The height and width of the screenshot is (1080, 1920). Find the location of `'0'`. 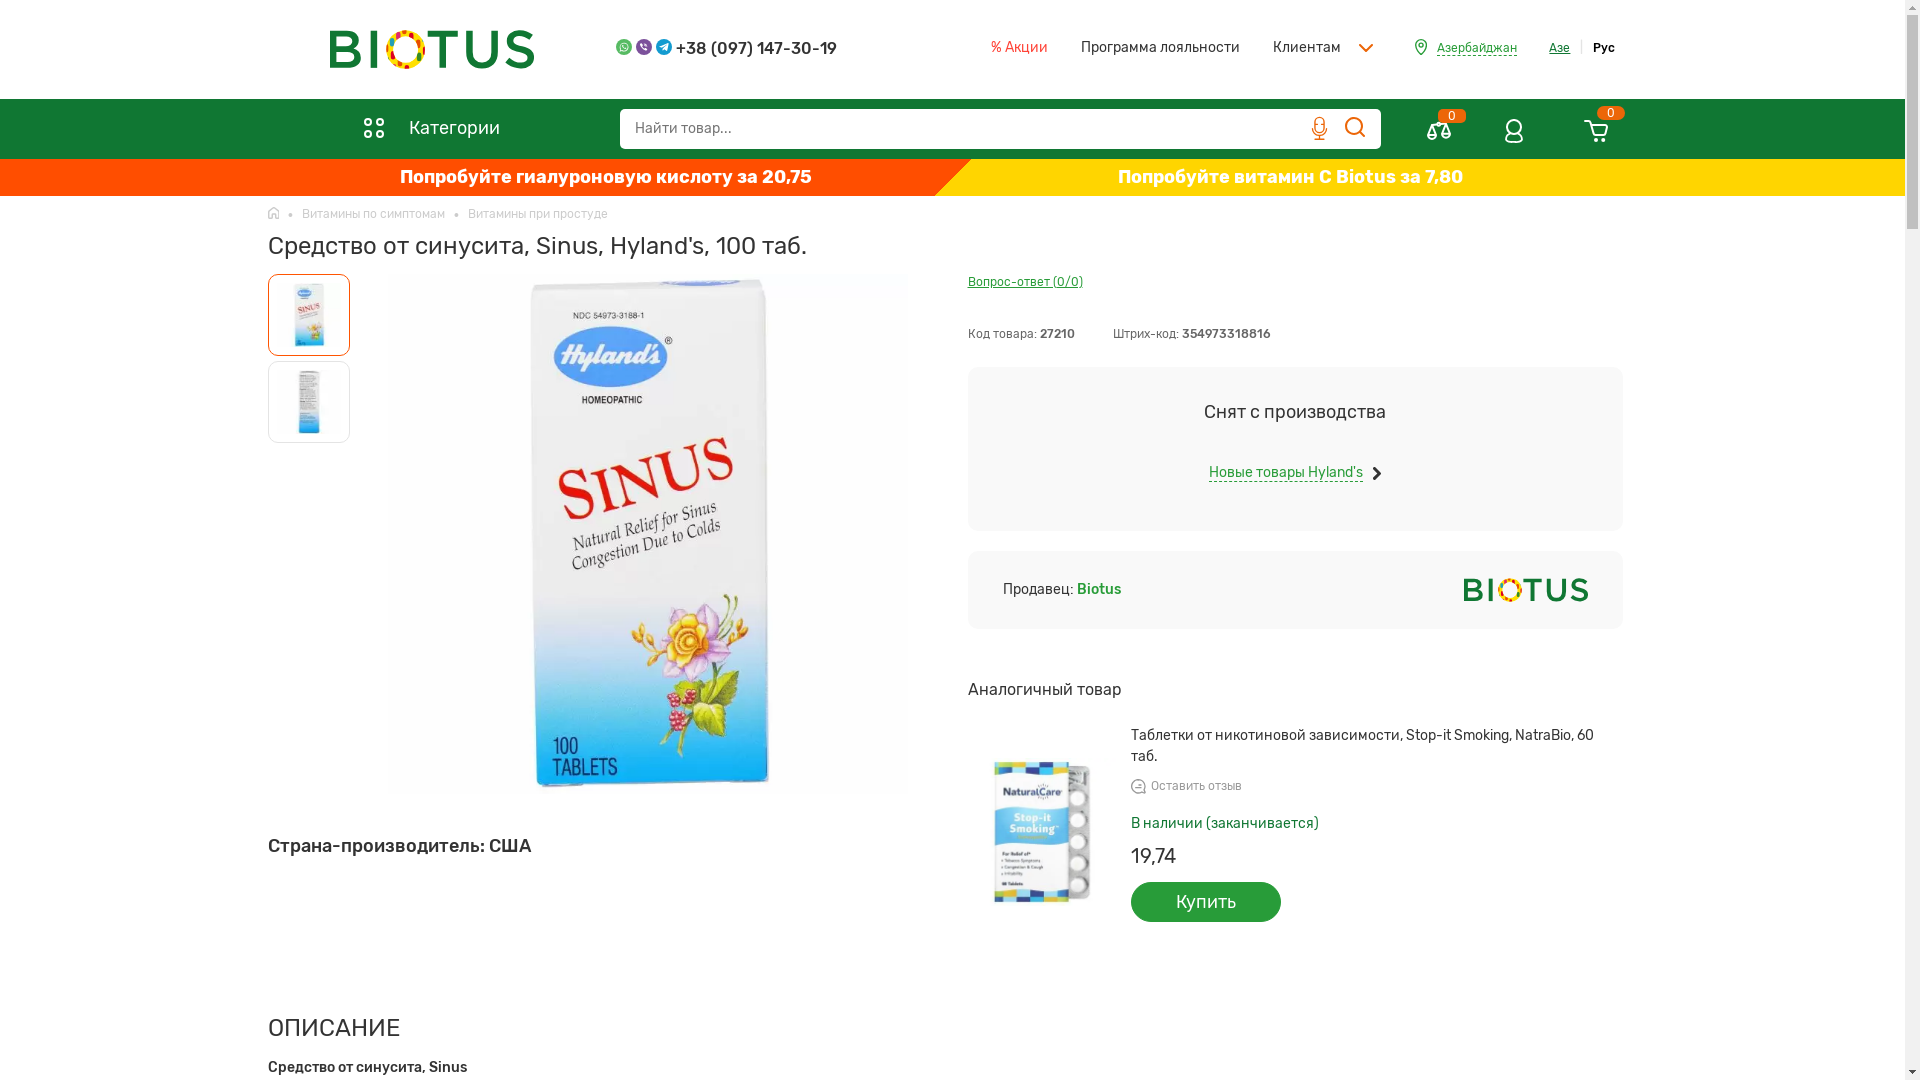

'0' is located at coordinates (1438, 137).